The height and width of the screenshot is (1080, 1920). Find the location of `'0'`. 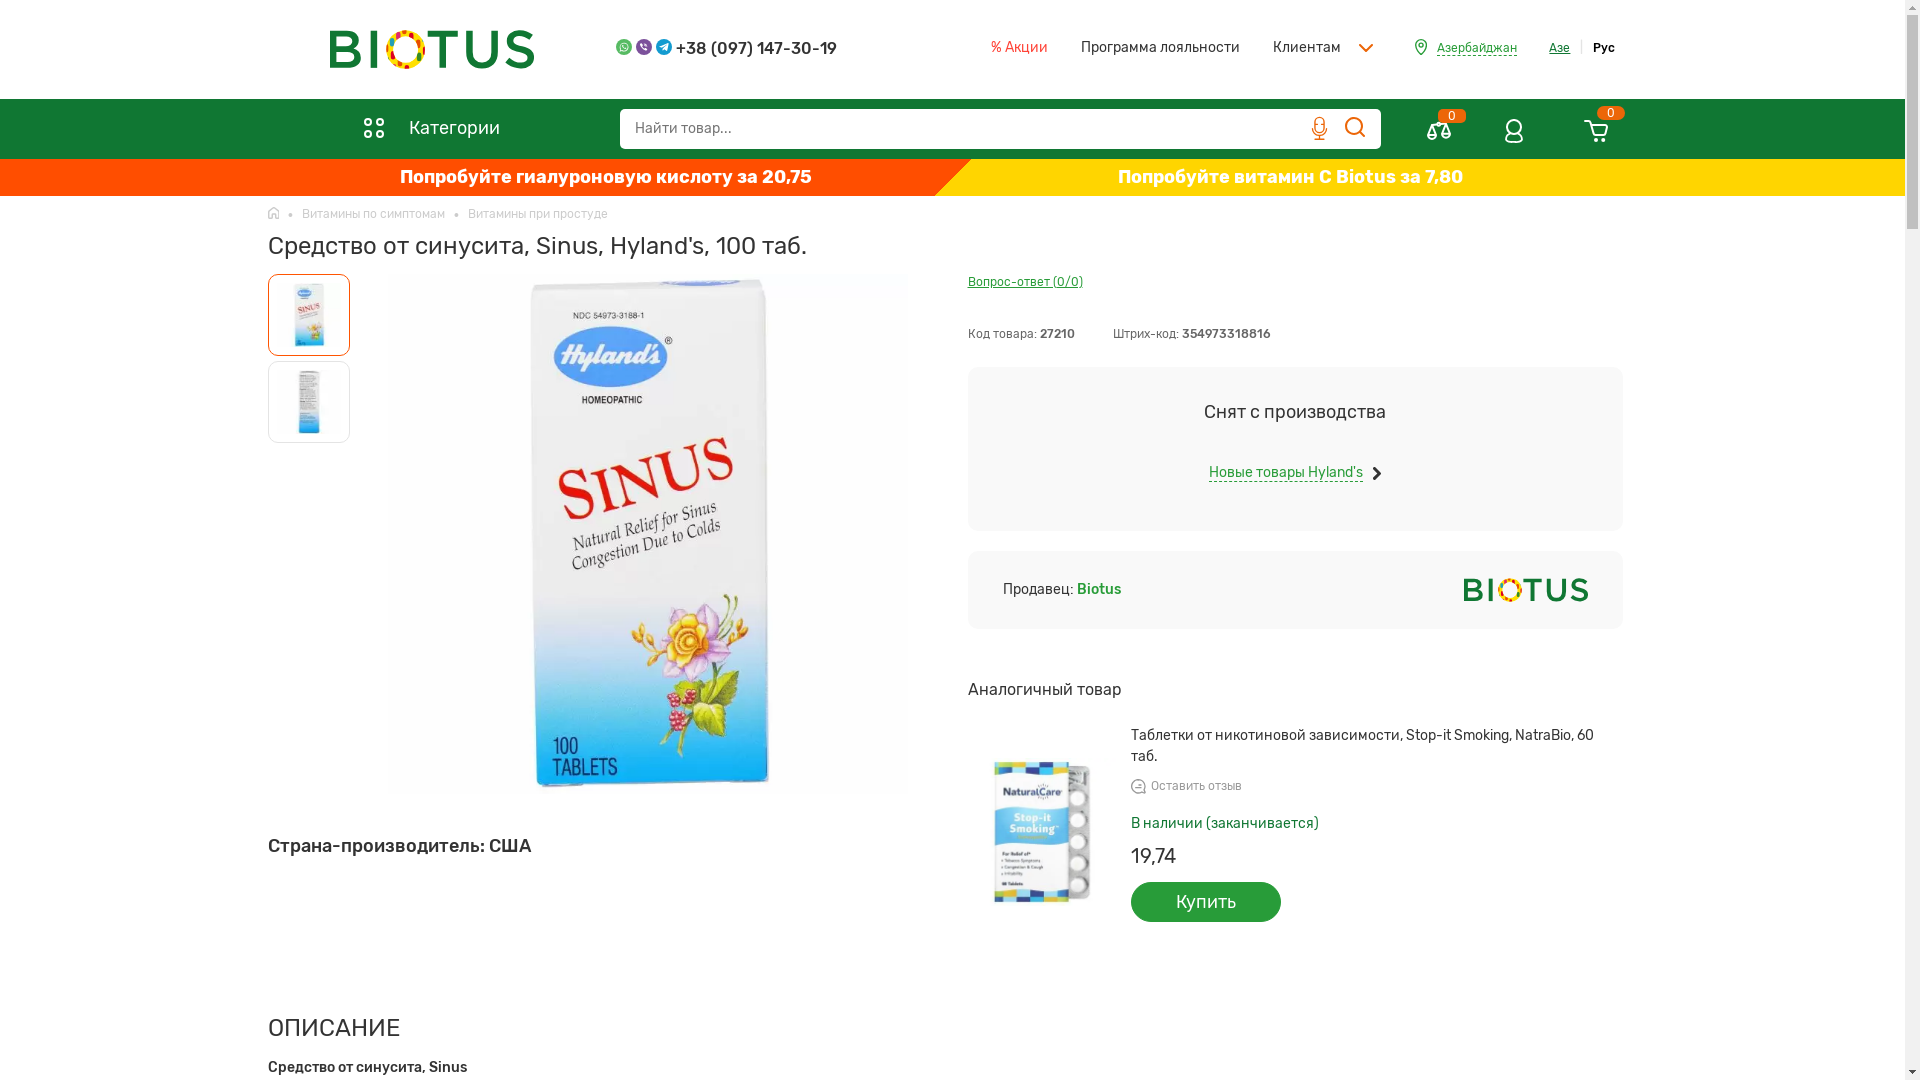

'0' is located at coordinates (1438, 137).